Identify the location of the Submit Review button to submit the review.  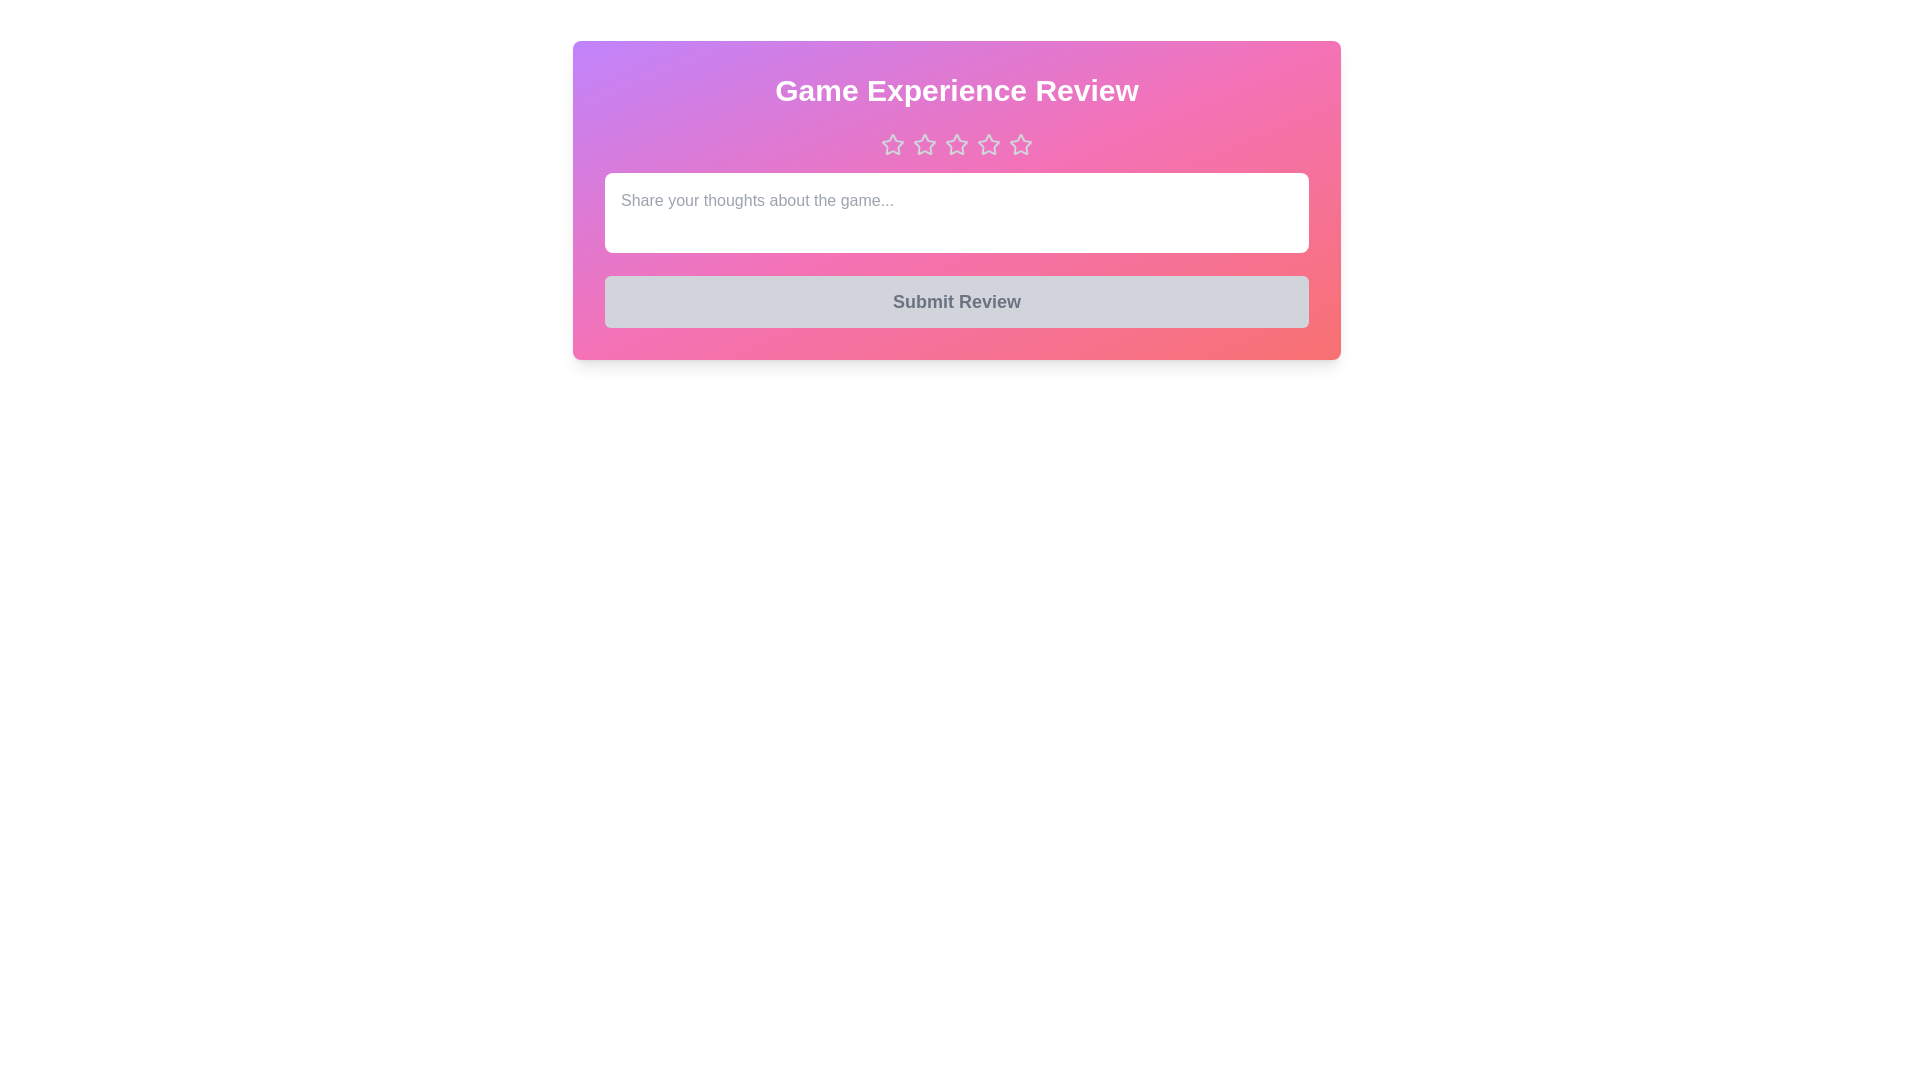
(955, 301).